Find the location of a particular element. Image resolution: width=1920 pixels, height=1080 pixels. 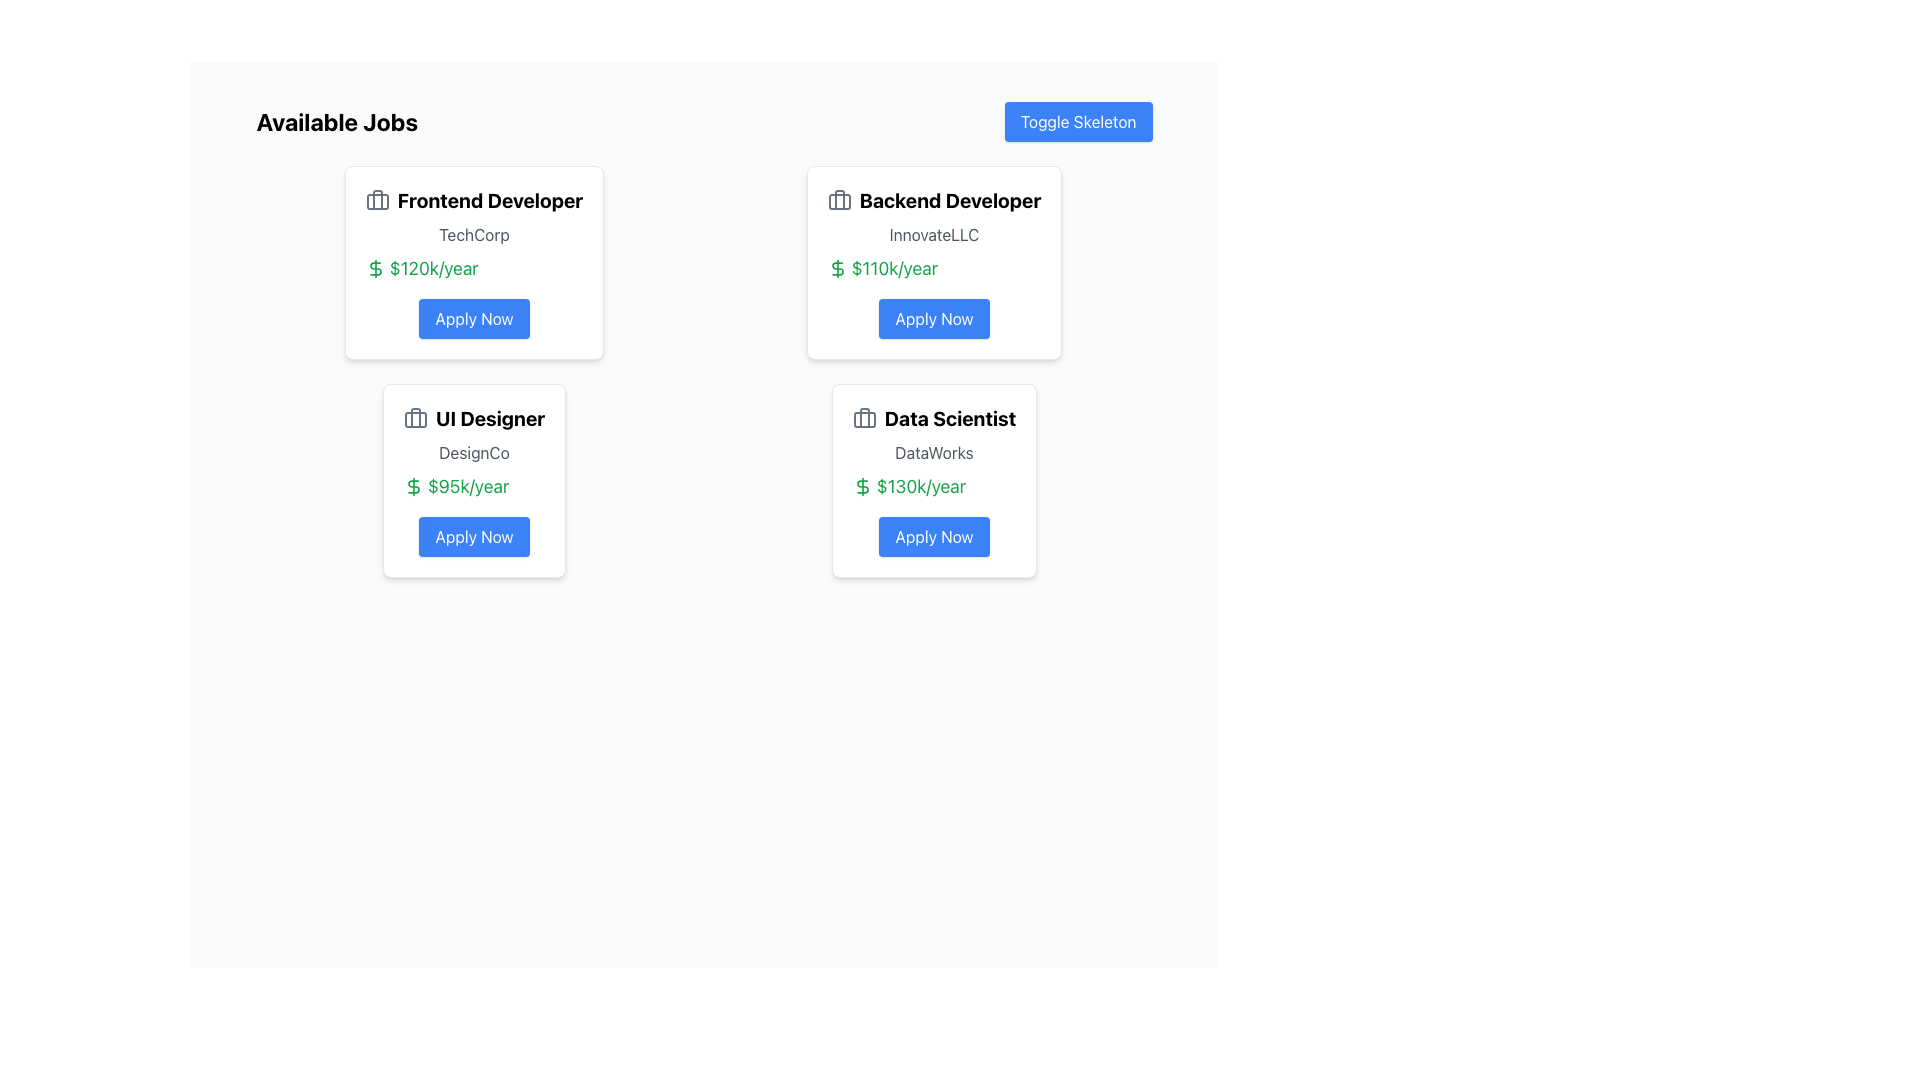

the salary information text '$110k/year' with the dollar-sign icon, which is located in the job card for the 'Backend Developer' role, positioned below 'InnovateLLC' and above the 'Apply Now' button is located at coordinates (933, 268).